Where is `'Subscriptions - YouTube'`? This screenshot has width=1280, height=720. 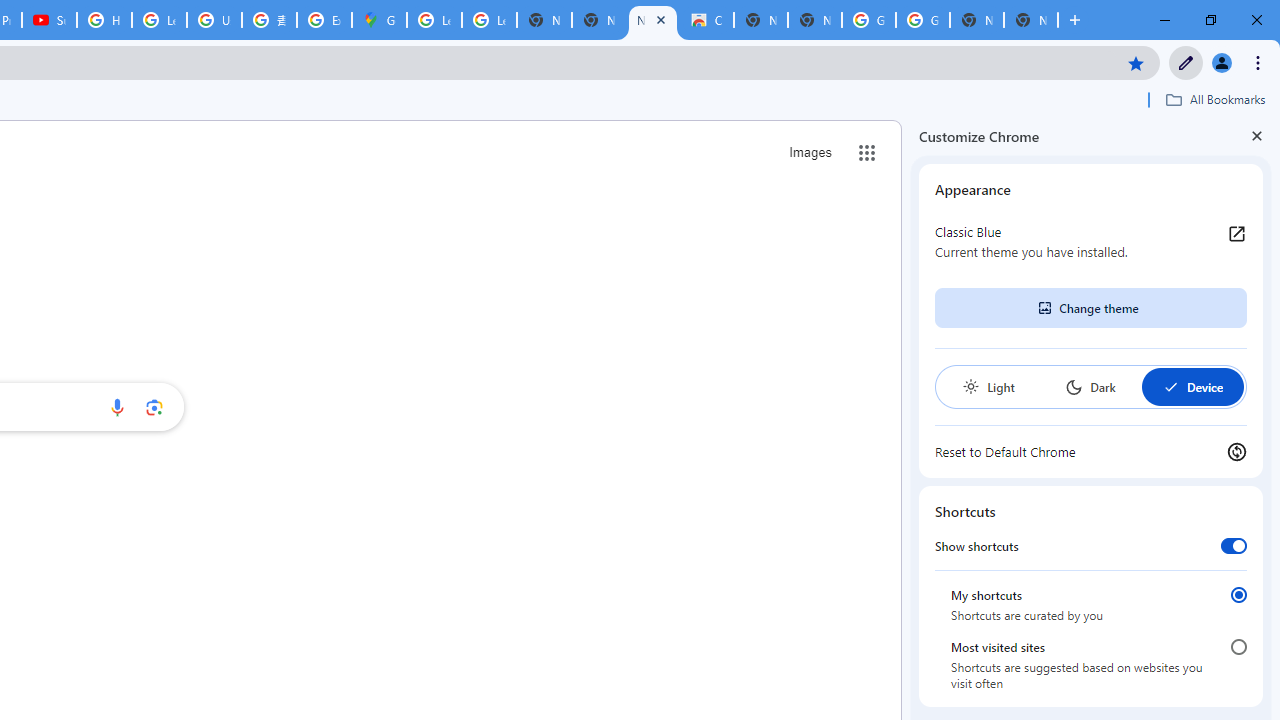 'Subscriptions - YouTube' is located at coordinates (49, 20).